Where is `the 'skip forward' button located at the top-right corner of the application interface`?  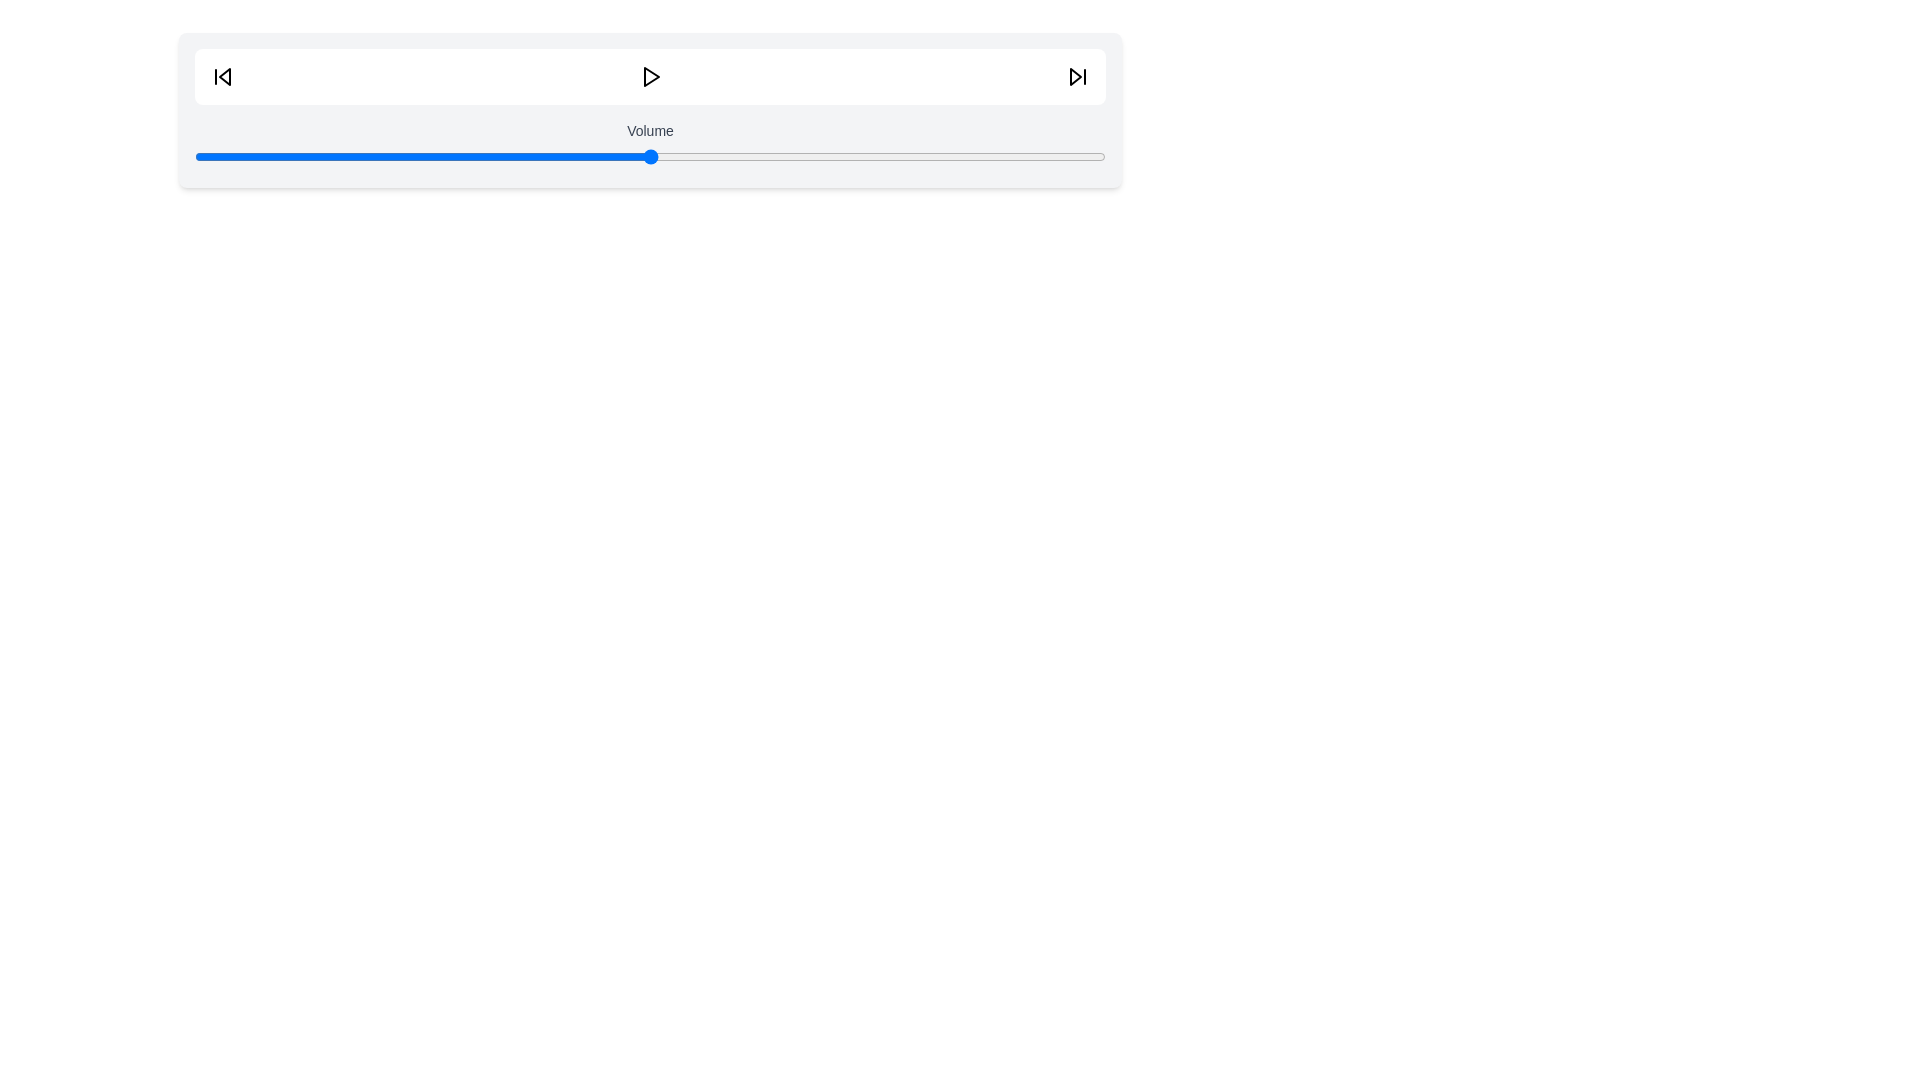
the 'skip forward' button located at the top-right corner of the application interface is located at coordinates (1077, 76).